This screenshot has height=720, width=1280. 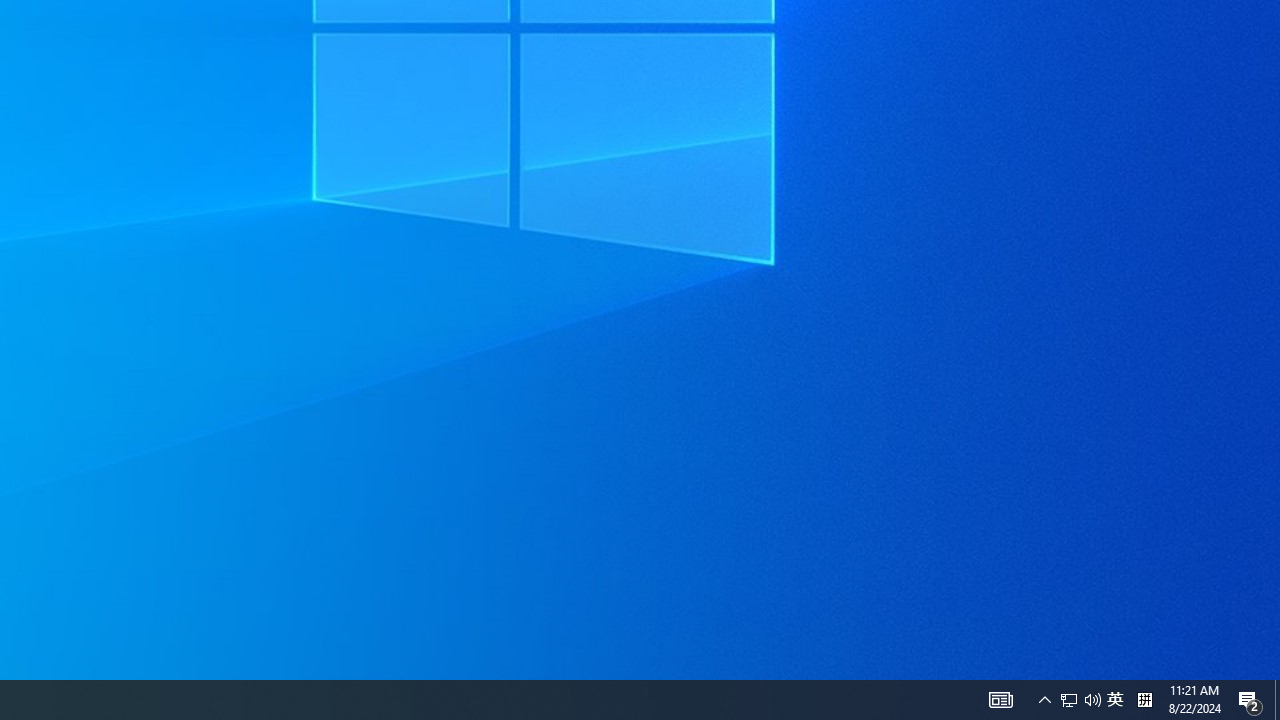 What do you see at coordinates (1000, 698) in the screenshot?
I see `'AutomationID: 4105'` at bounding box center [1000, 698].